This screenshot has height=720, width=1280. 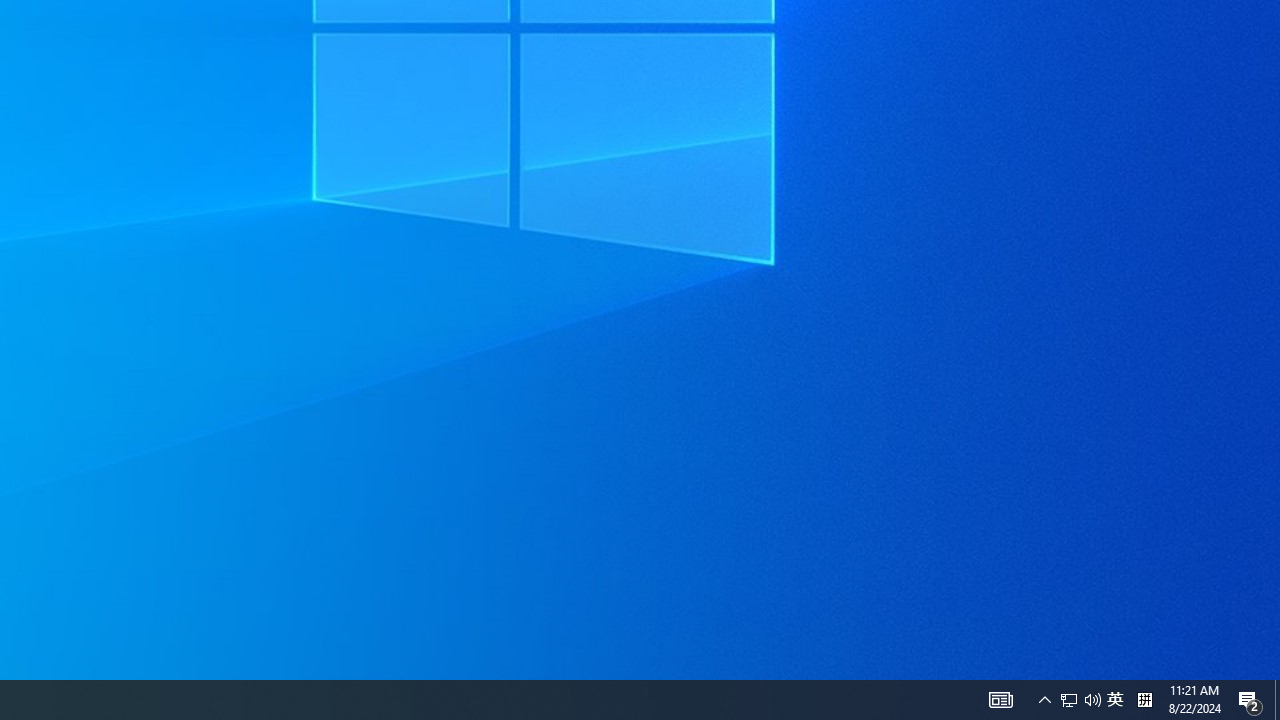 What do you see at coordinates (1000, 698) in the screenshot?
I see `'AutomationID: 4105'` at bounding box center [1000, 698].